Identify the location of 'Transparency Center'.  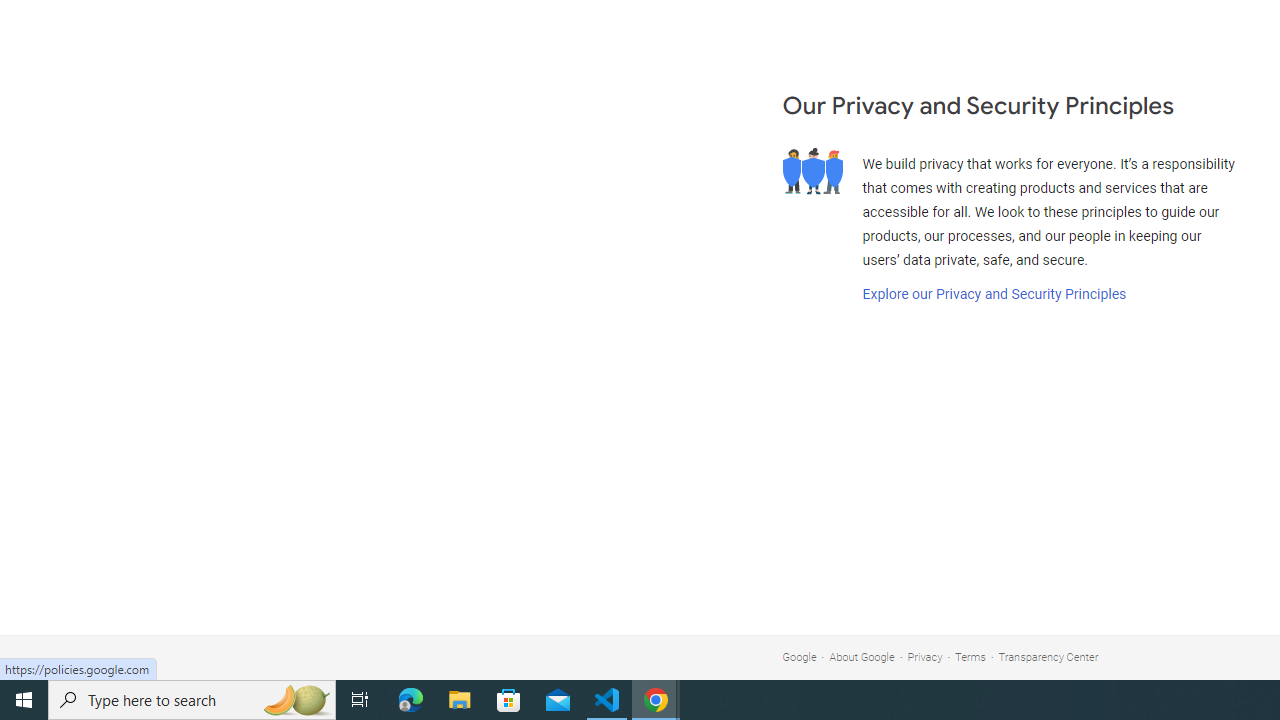
(1047, 657).